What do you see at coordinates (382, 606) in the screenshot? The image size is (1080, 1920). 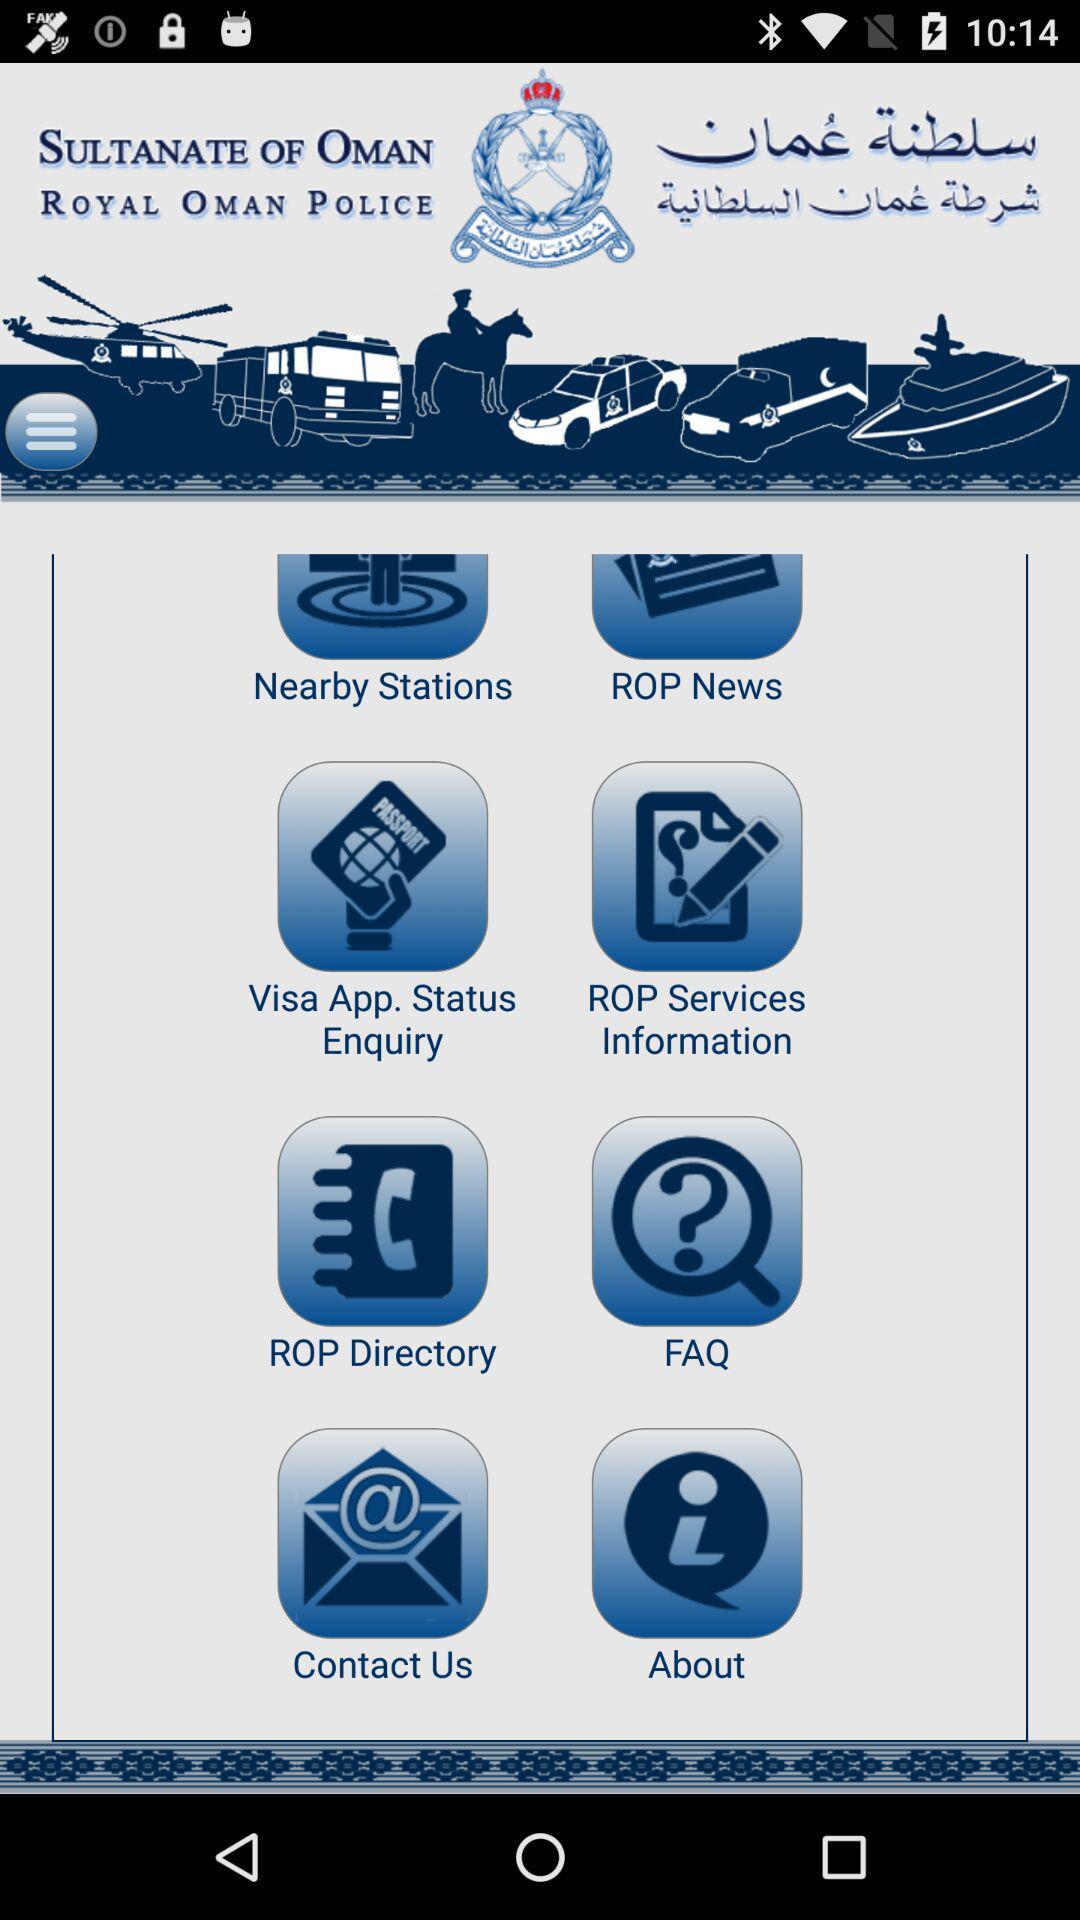 I see `the item to the left of the rop news icon` at bounding box center [382, 606].